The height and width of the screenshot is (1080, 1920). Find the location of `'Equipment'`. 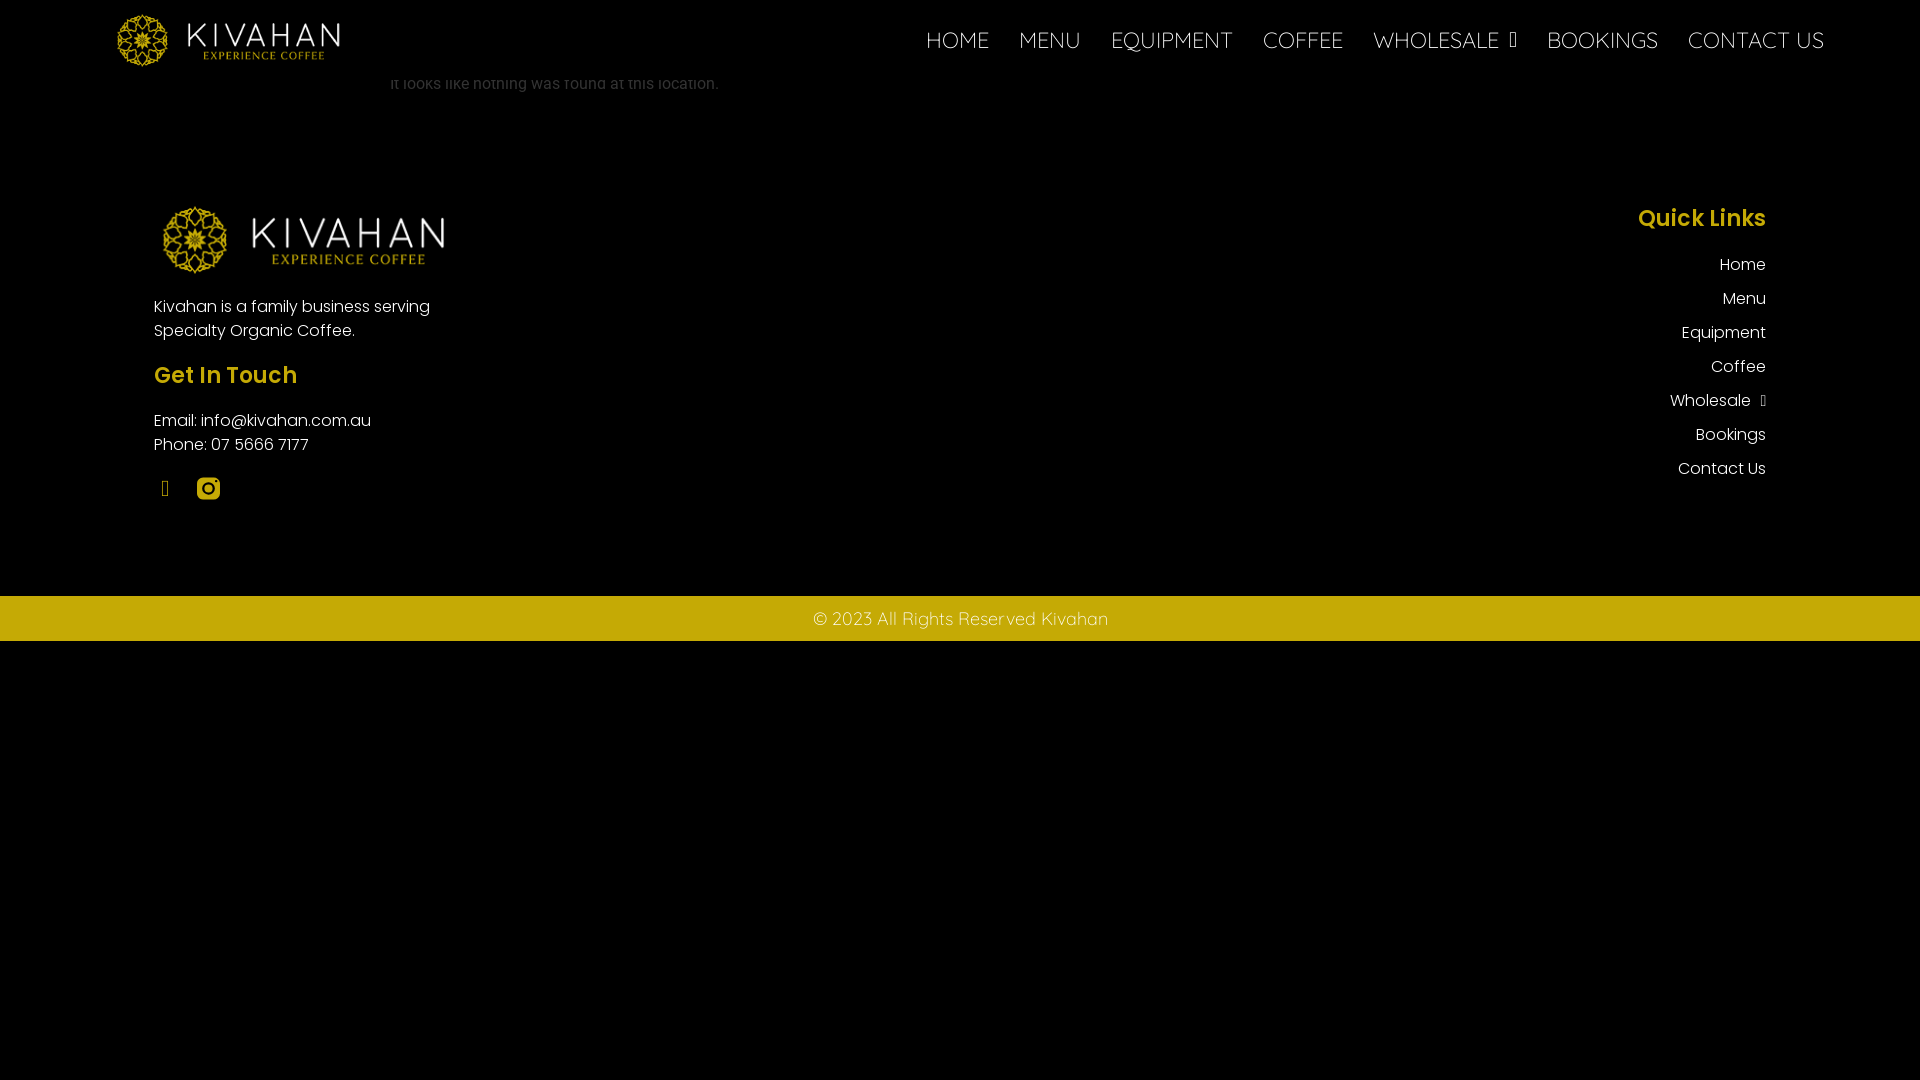

'Equipment' is located at coordinates (1670, 331).